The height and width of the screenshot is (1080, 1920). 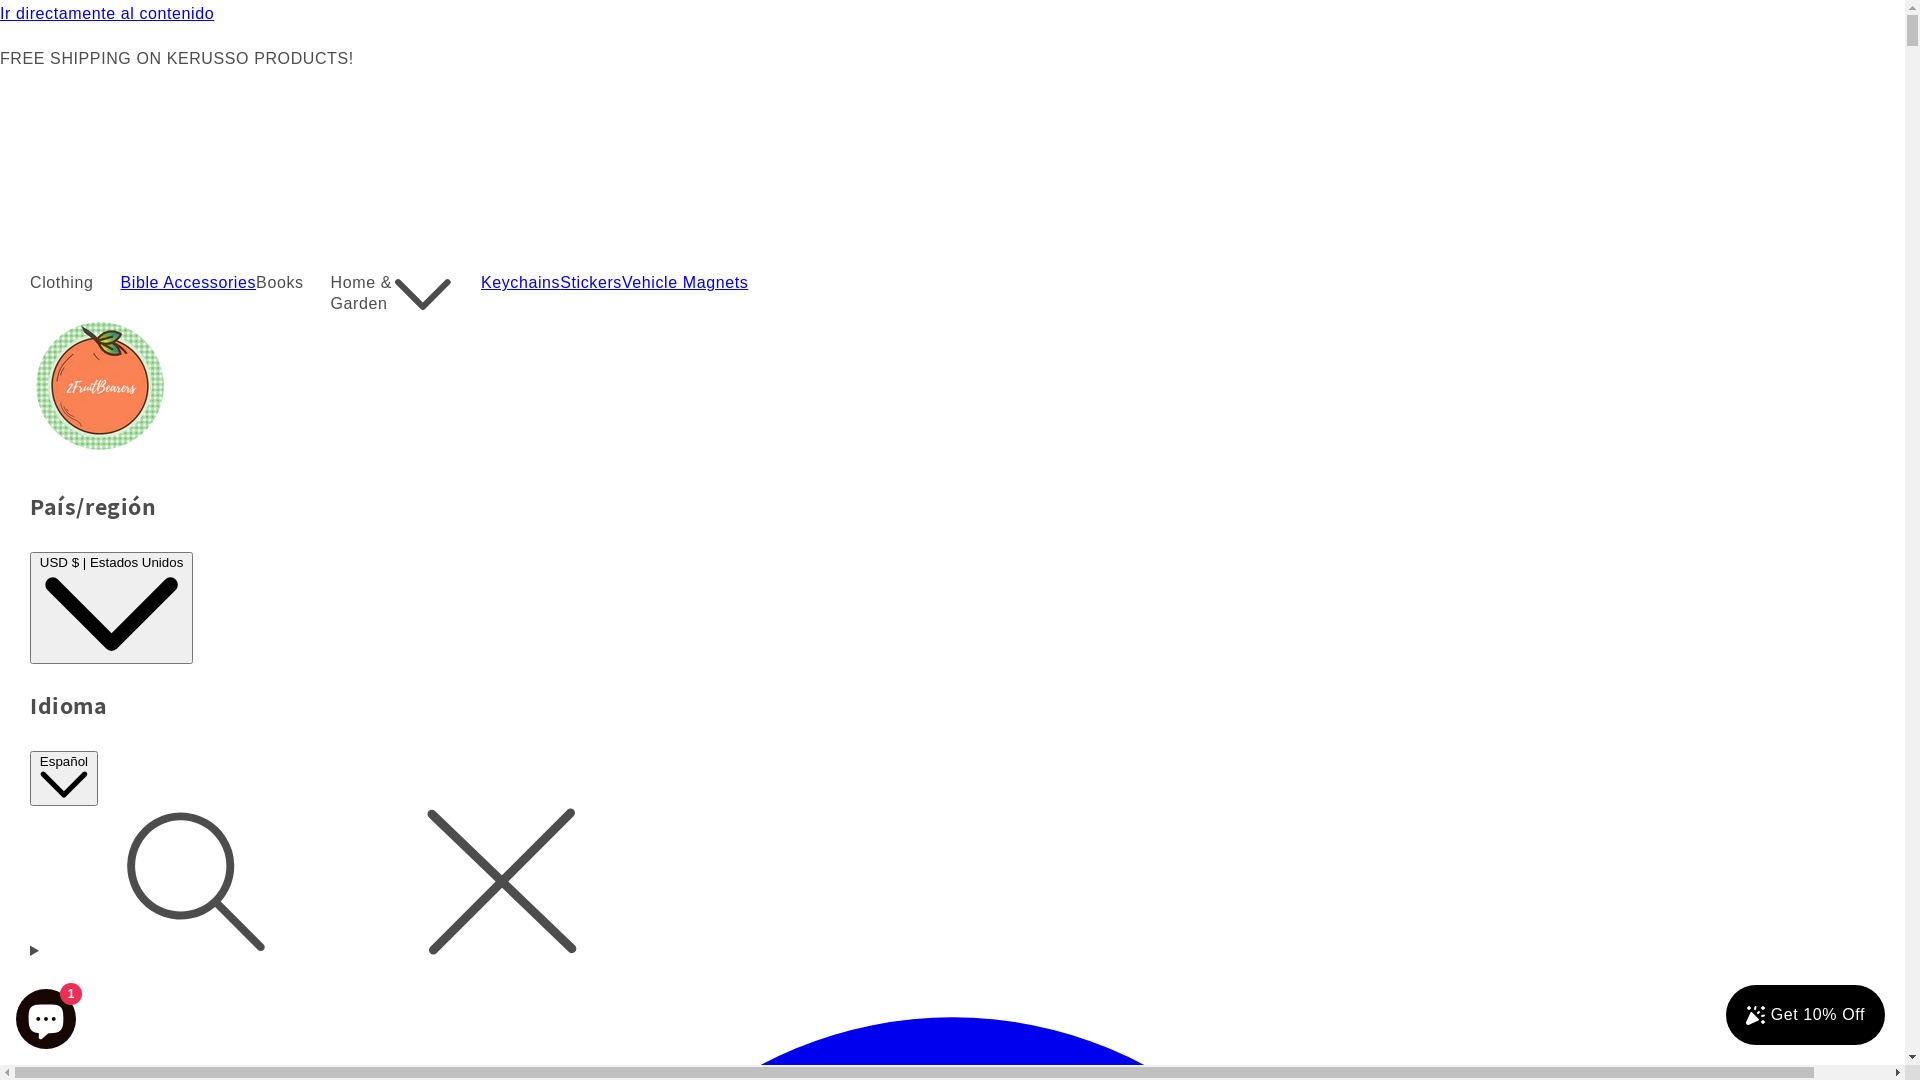 I want to click on 'Ir directamente al contenido', so click(x=951, y=14).